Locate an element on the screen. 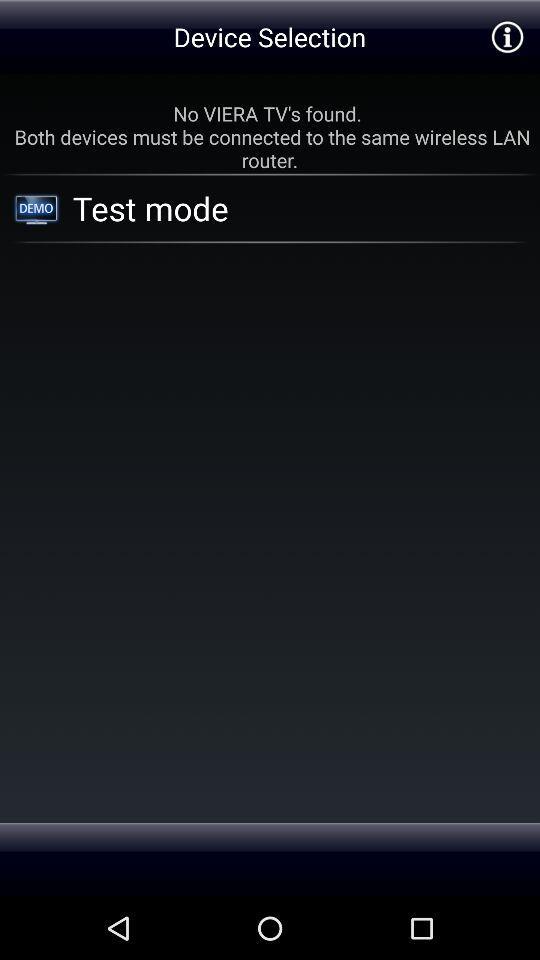 This screenshot has width=540, height=960. the info icon is located at coordinates (507, 38).